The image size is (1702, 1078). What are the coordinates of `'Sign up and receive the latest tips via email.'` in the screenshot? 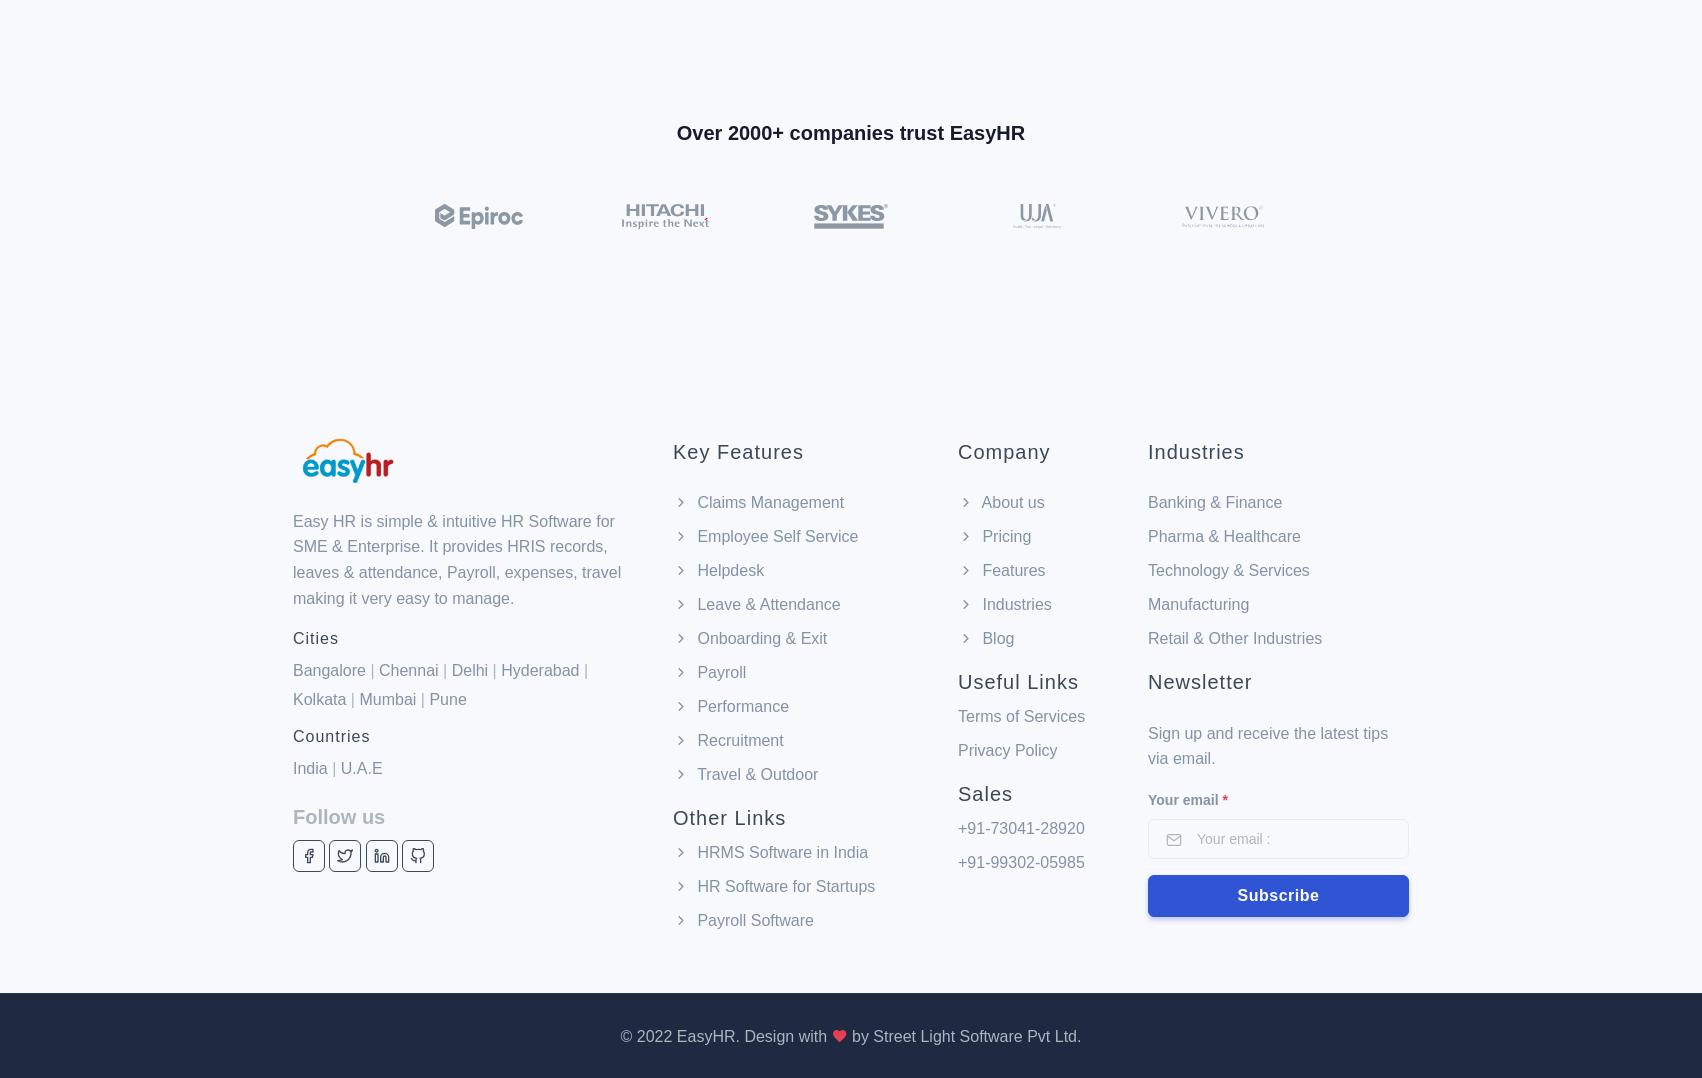 It's located at (1147, 639).